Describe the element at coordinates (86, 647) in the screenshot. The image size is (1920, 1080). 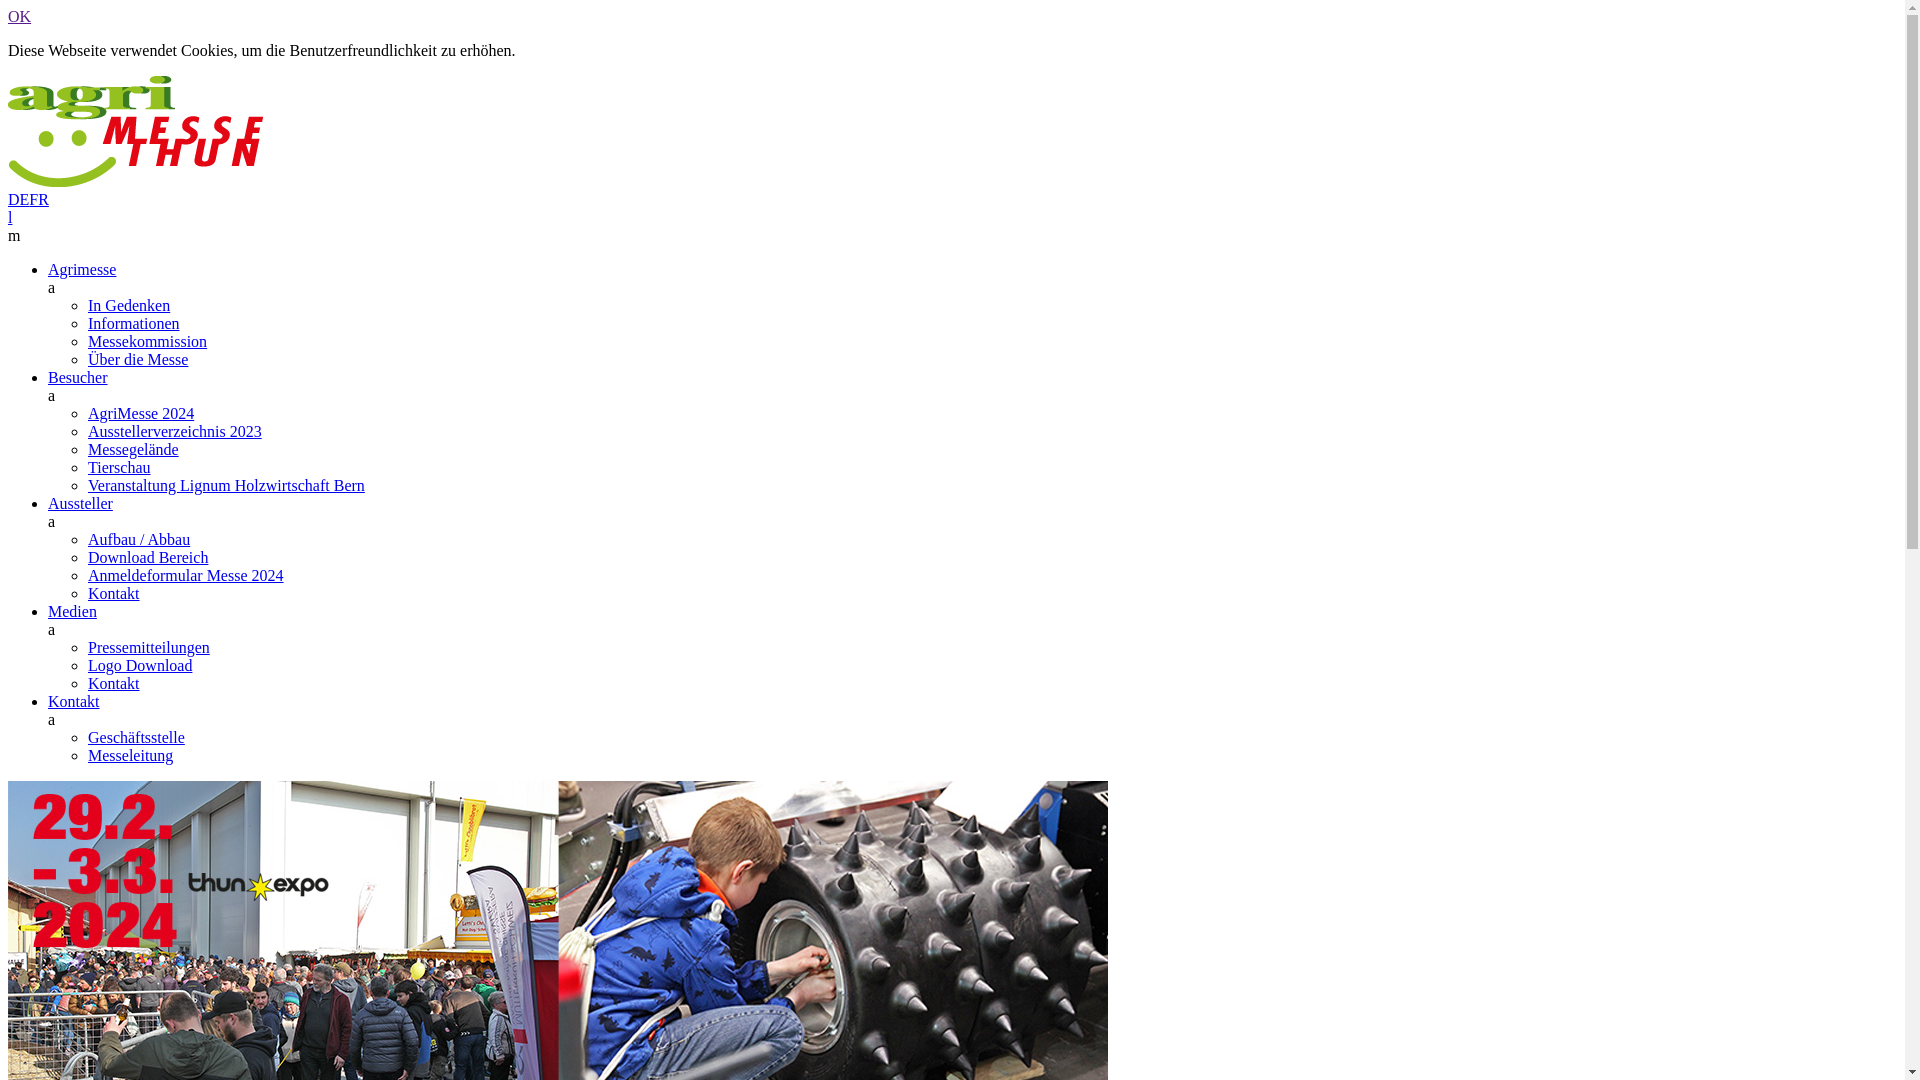
I see `'Pressemitteilungen'` at that location.